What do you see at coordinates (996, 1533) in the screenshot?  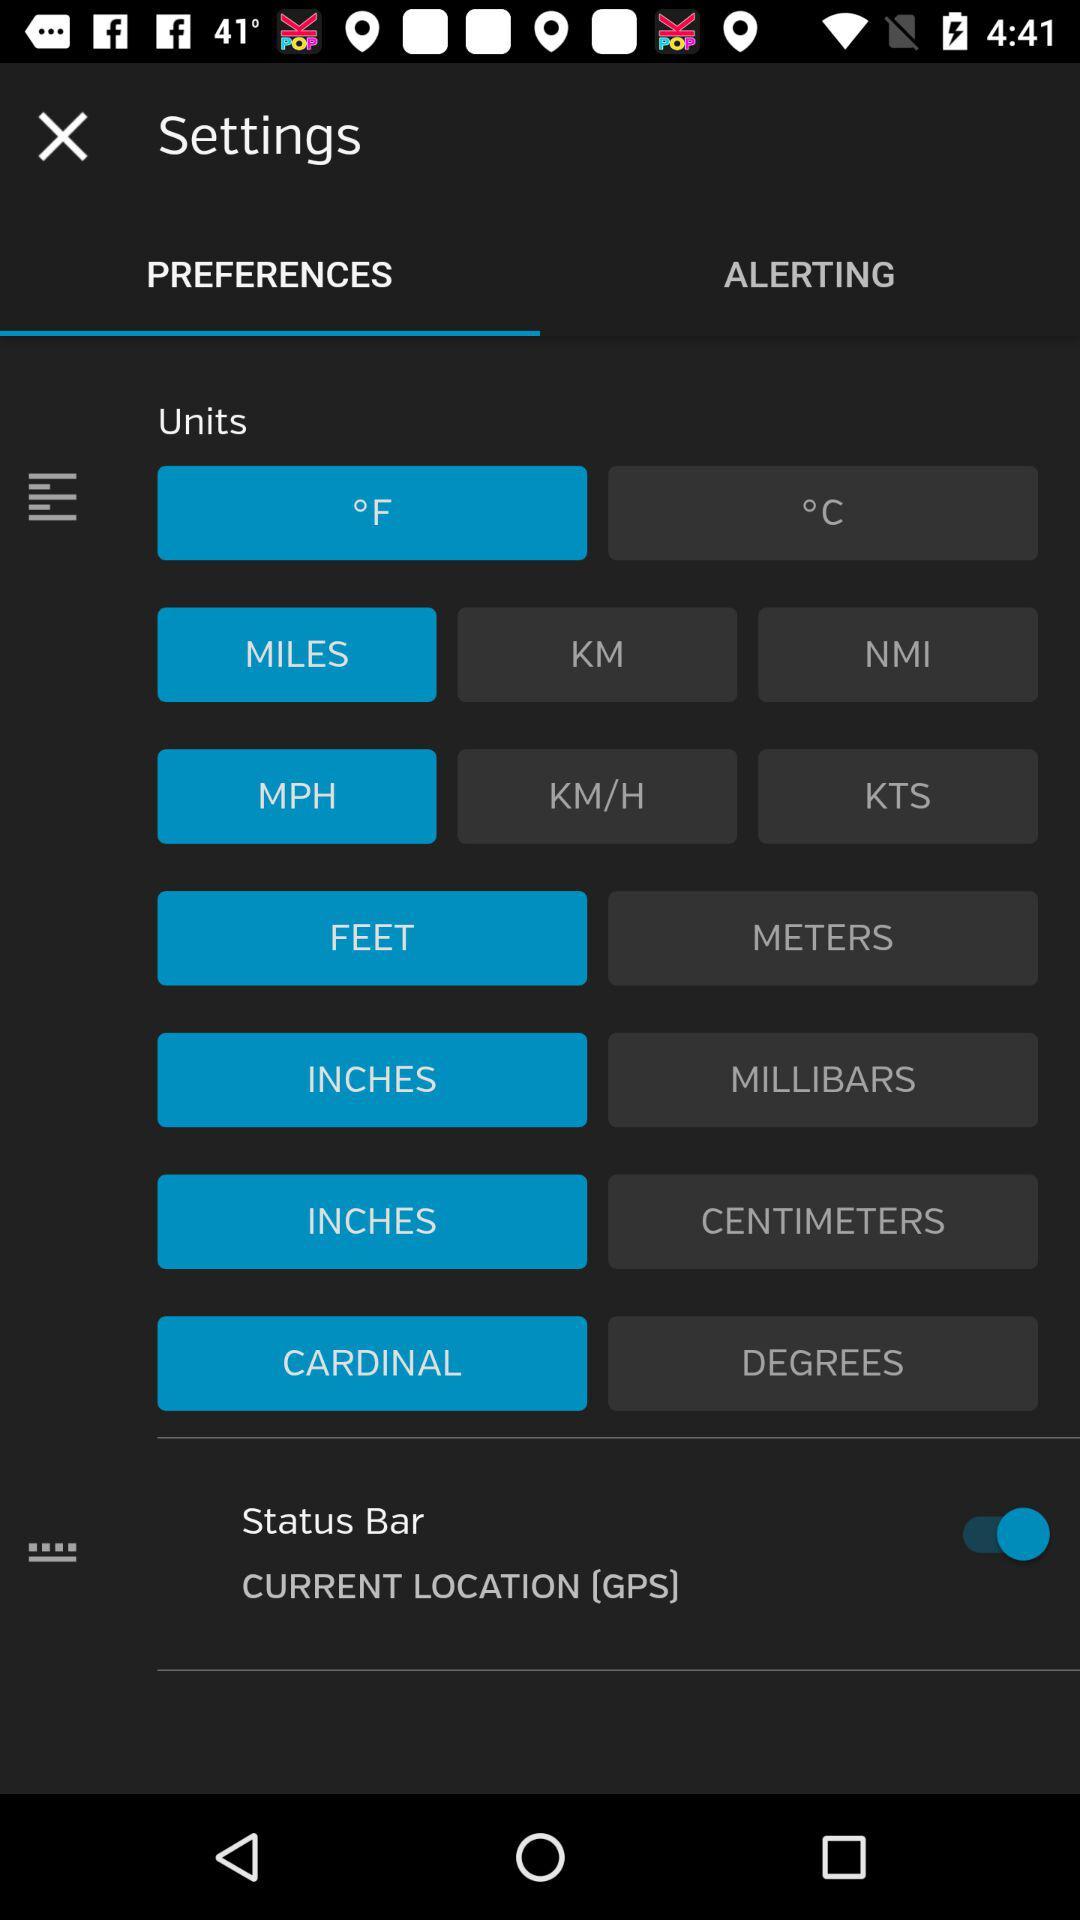 I see `turn off` at bounding box center [996, 1533].